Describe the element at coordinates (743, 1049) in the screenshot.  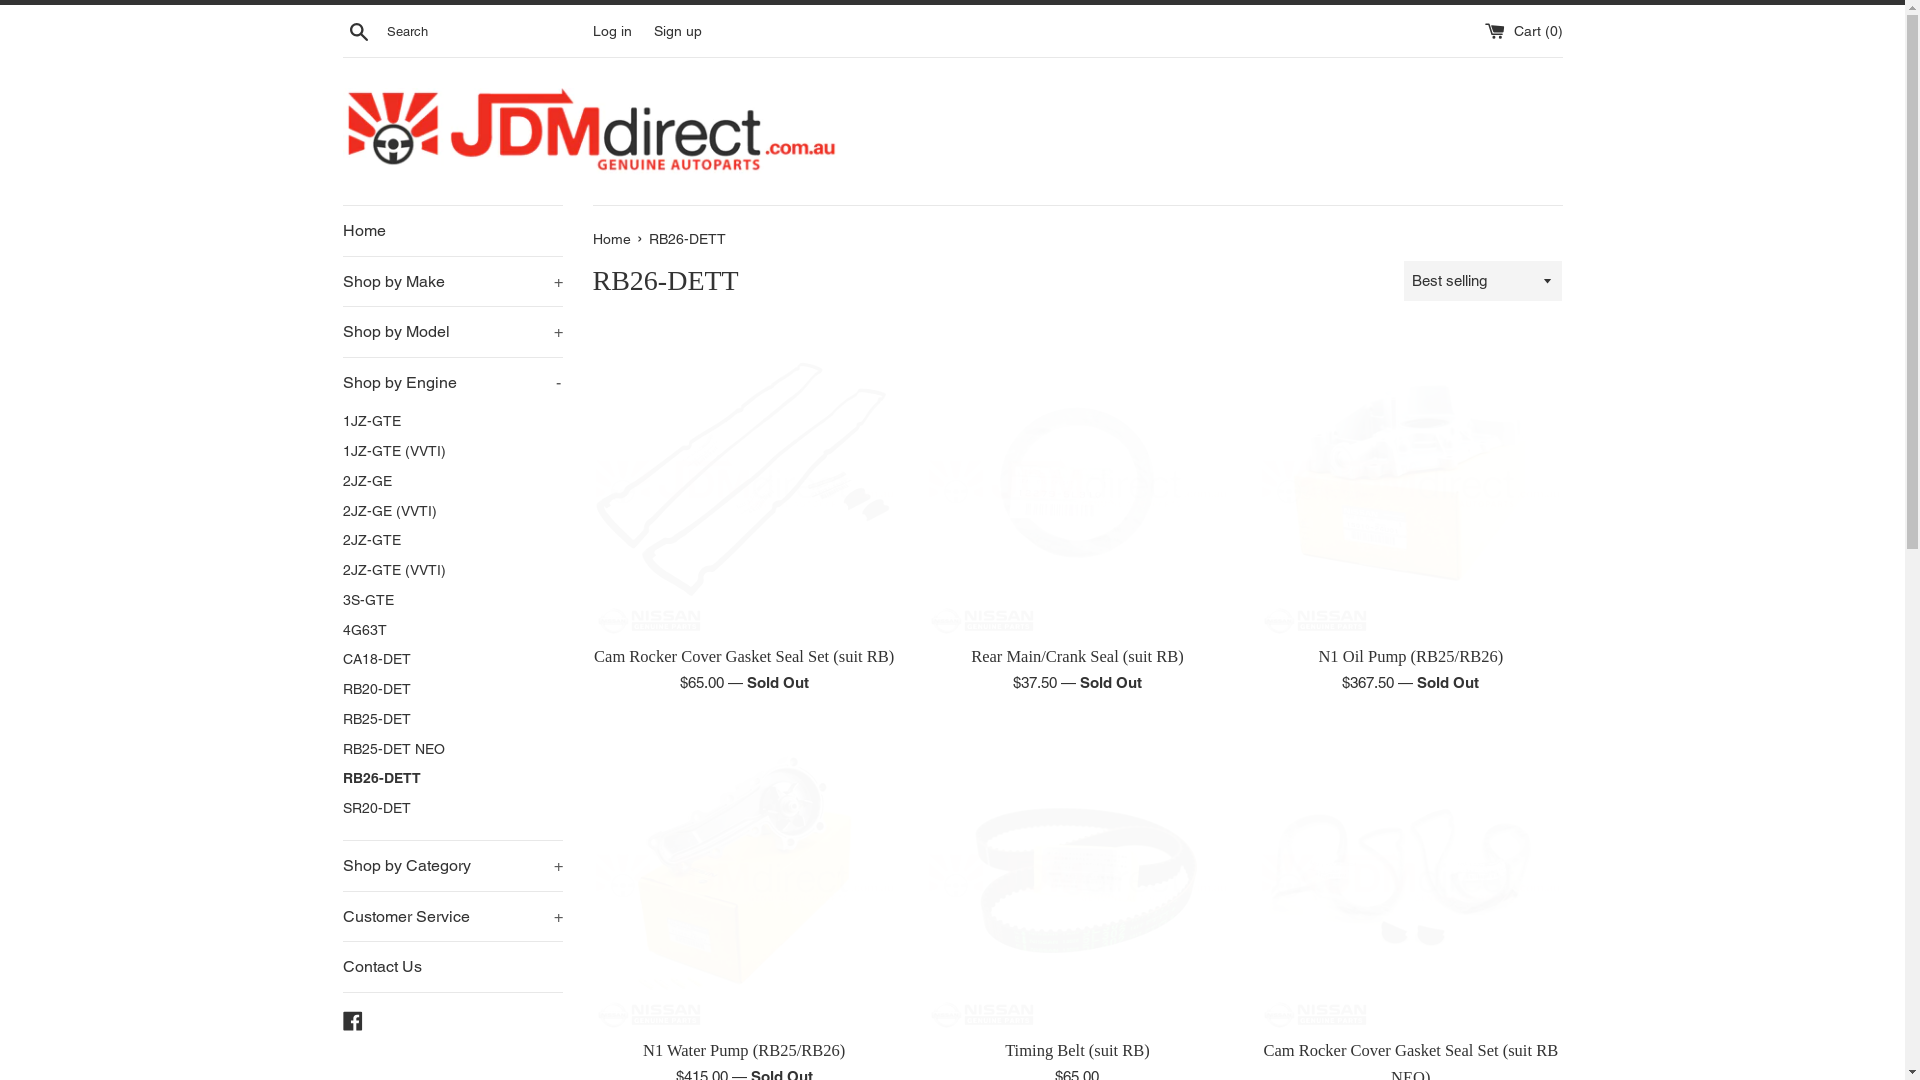
I see `'N1 Water Pump (RB25/RB26)'` at that location.